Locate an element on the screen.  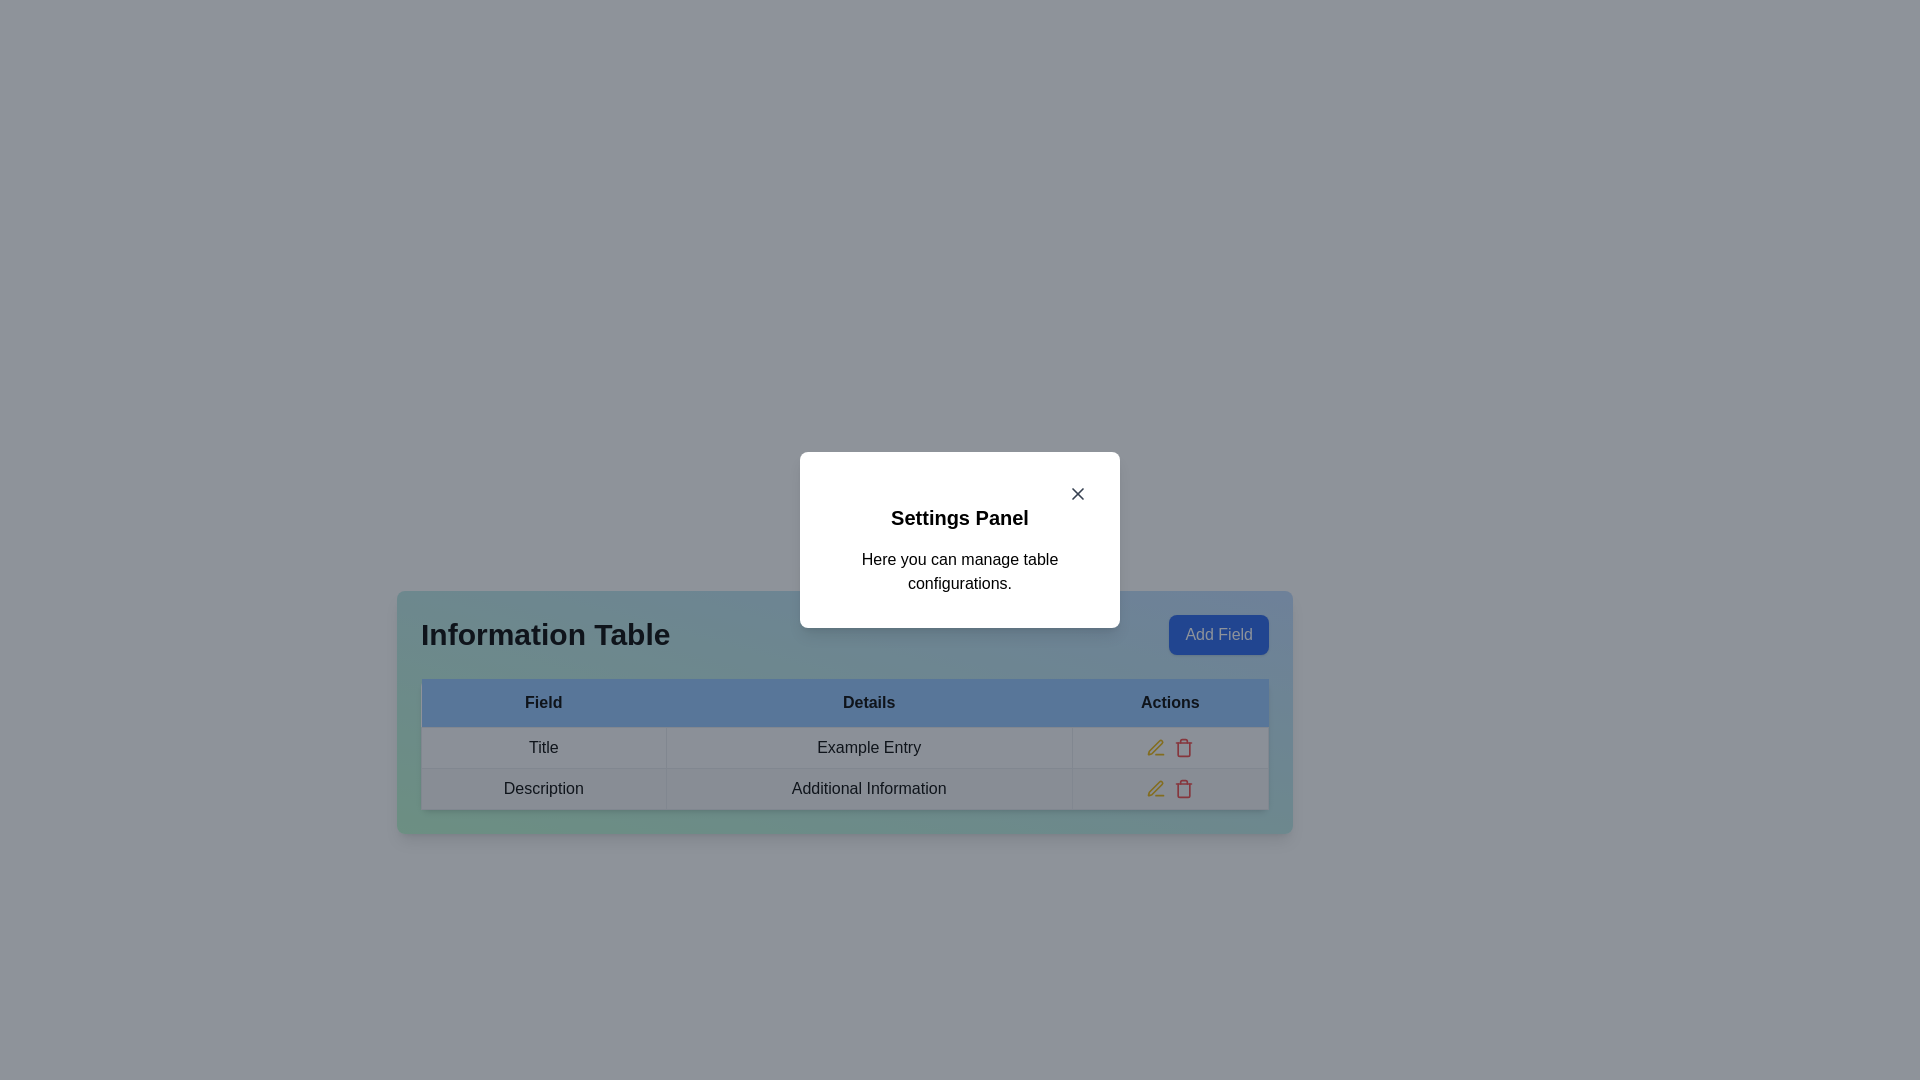
the second row of the 'Information Table' that contains the text 'Description' and 'Additional Information' with interactive icons is located at coordinates (844, 788).